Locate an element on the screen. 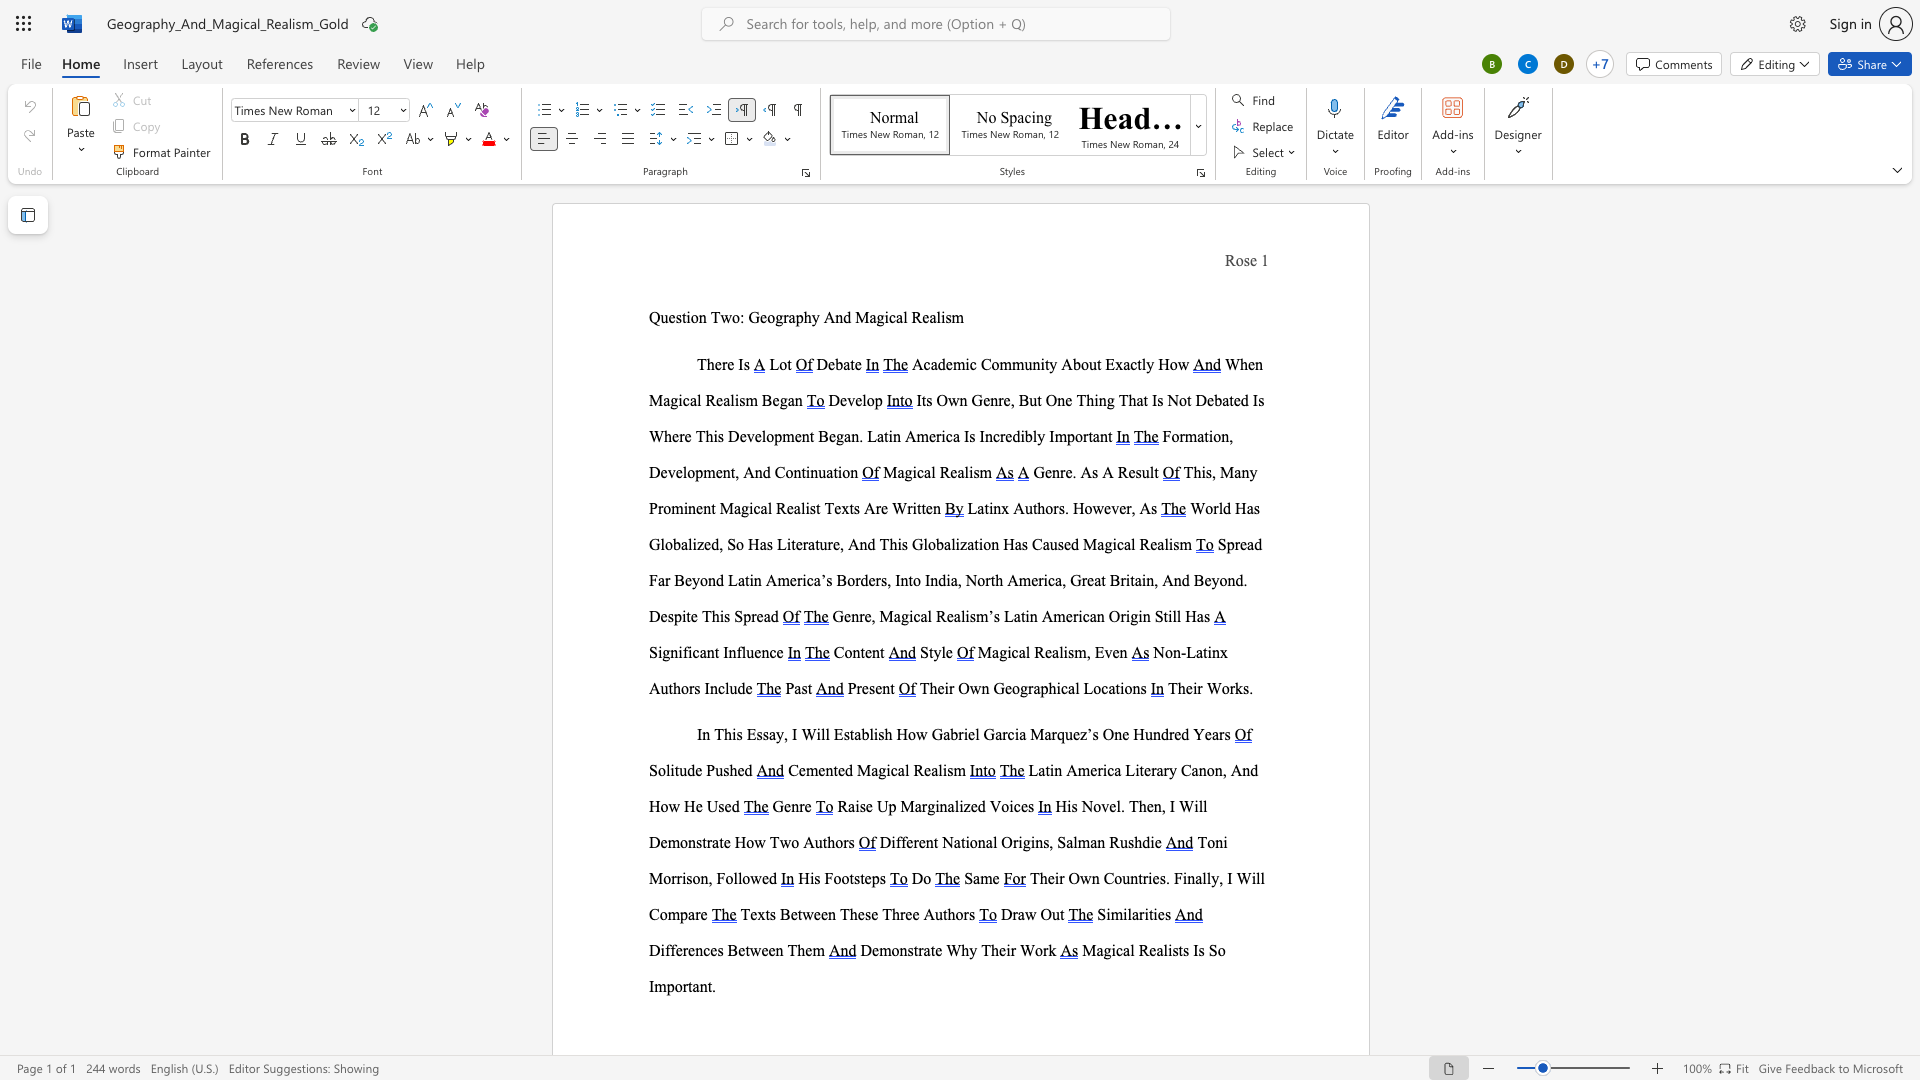  the space between the continuous character "I" and "n" in the text is located at coordinates (728, 652).